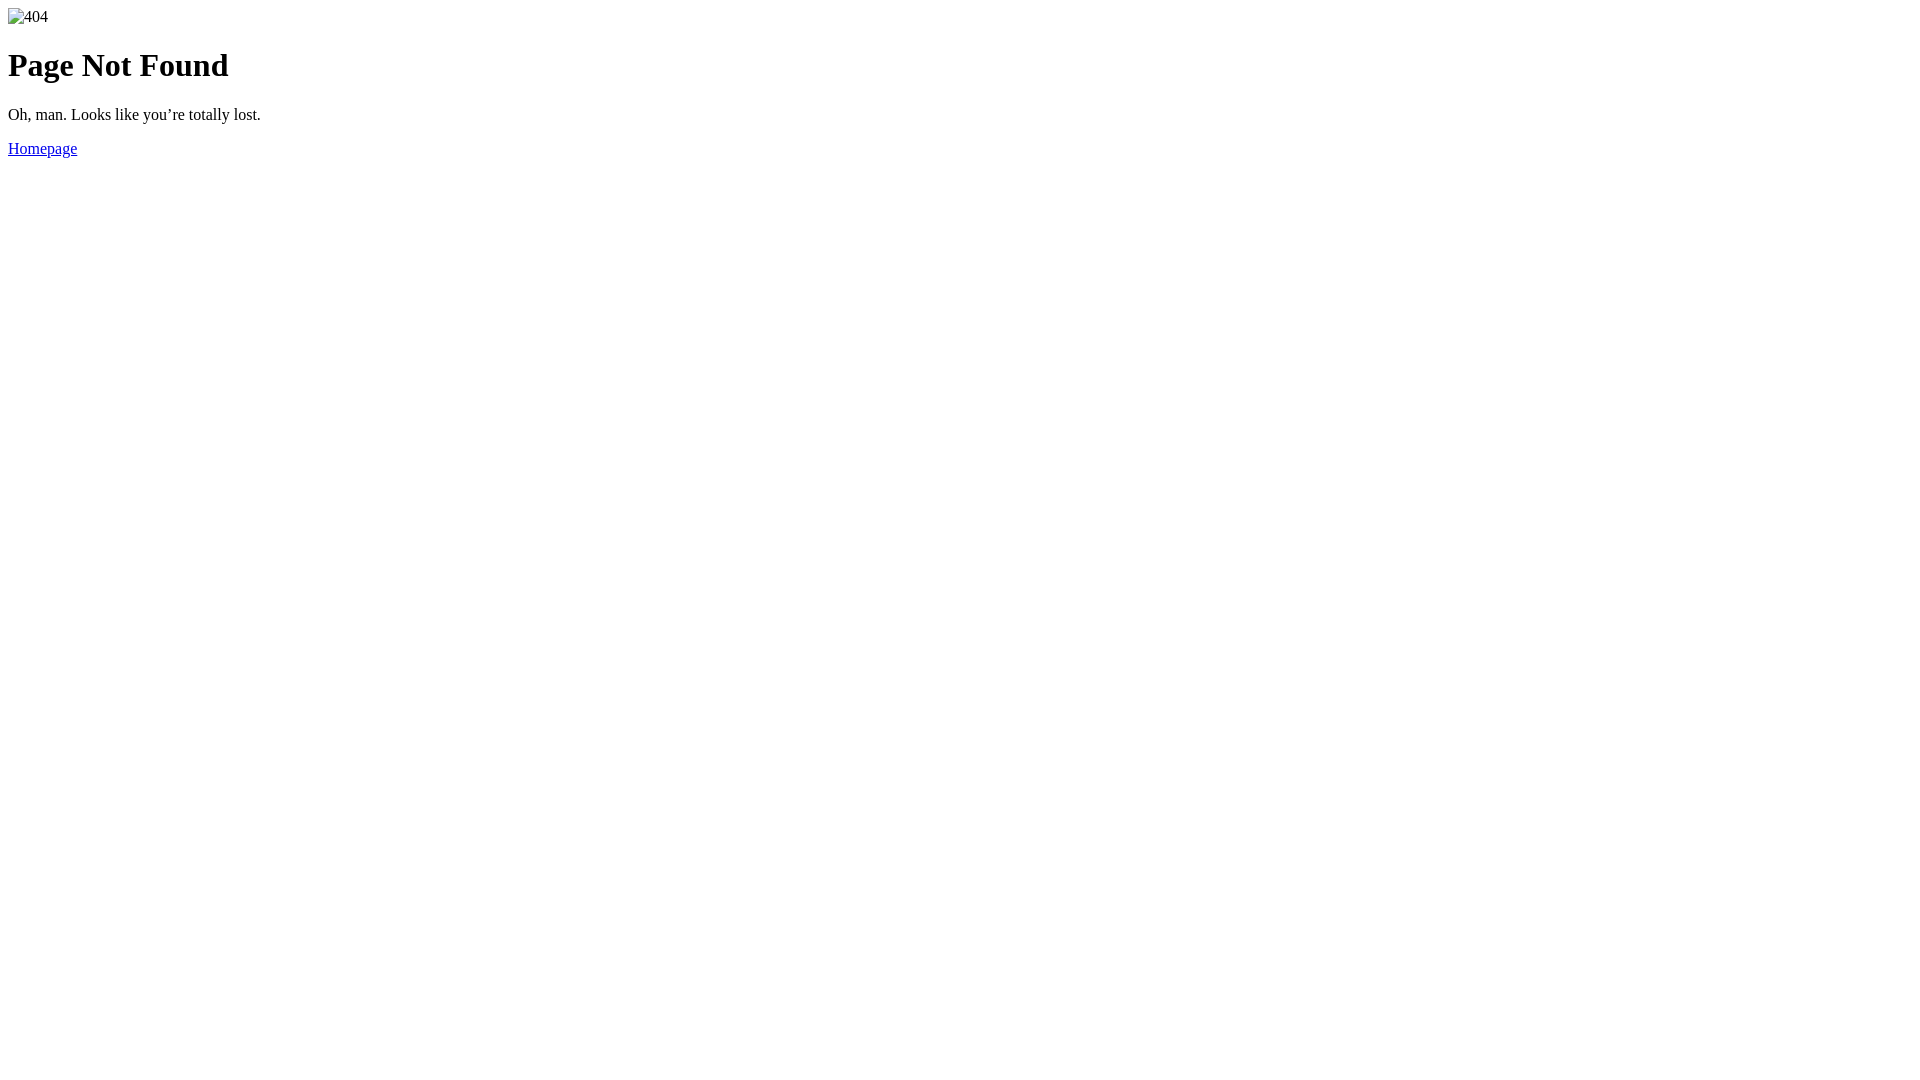 The width and height of the screenshot is (1920, 1080). Describe the element at coordinates (8, 147) in the screenshot. I see `'Homepage'` at that location.